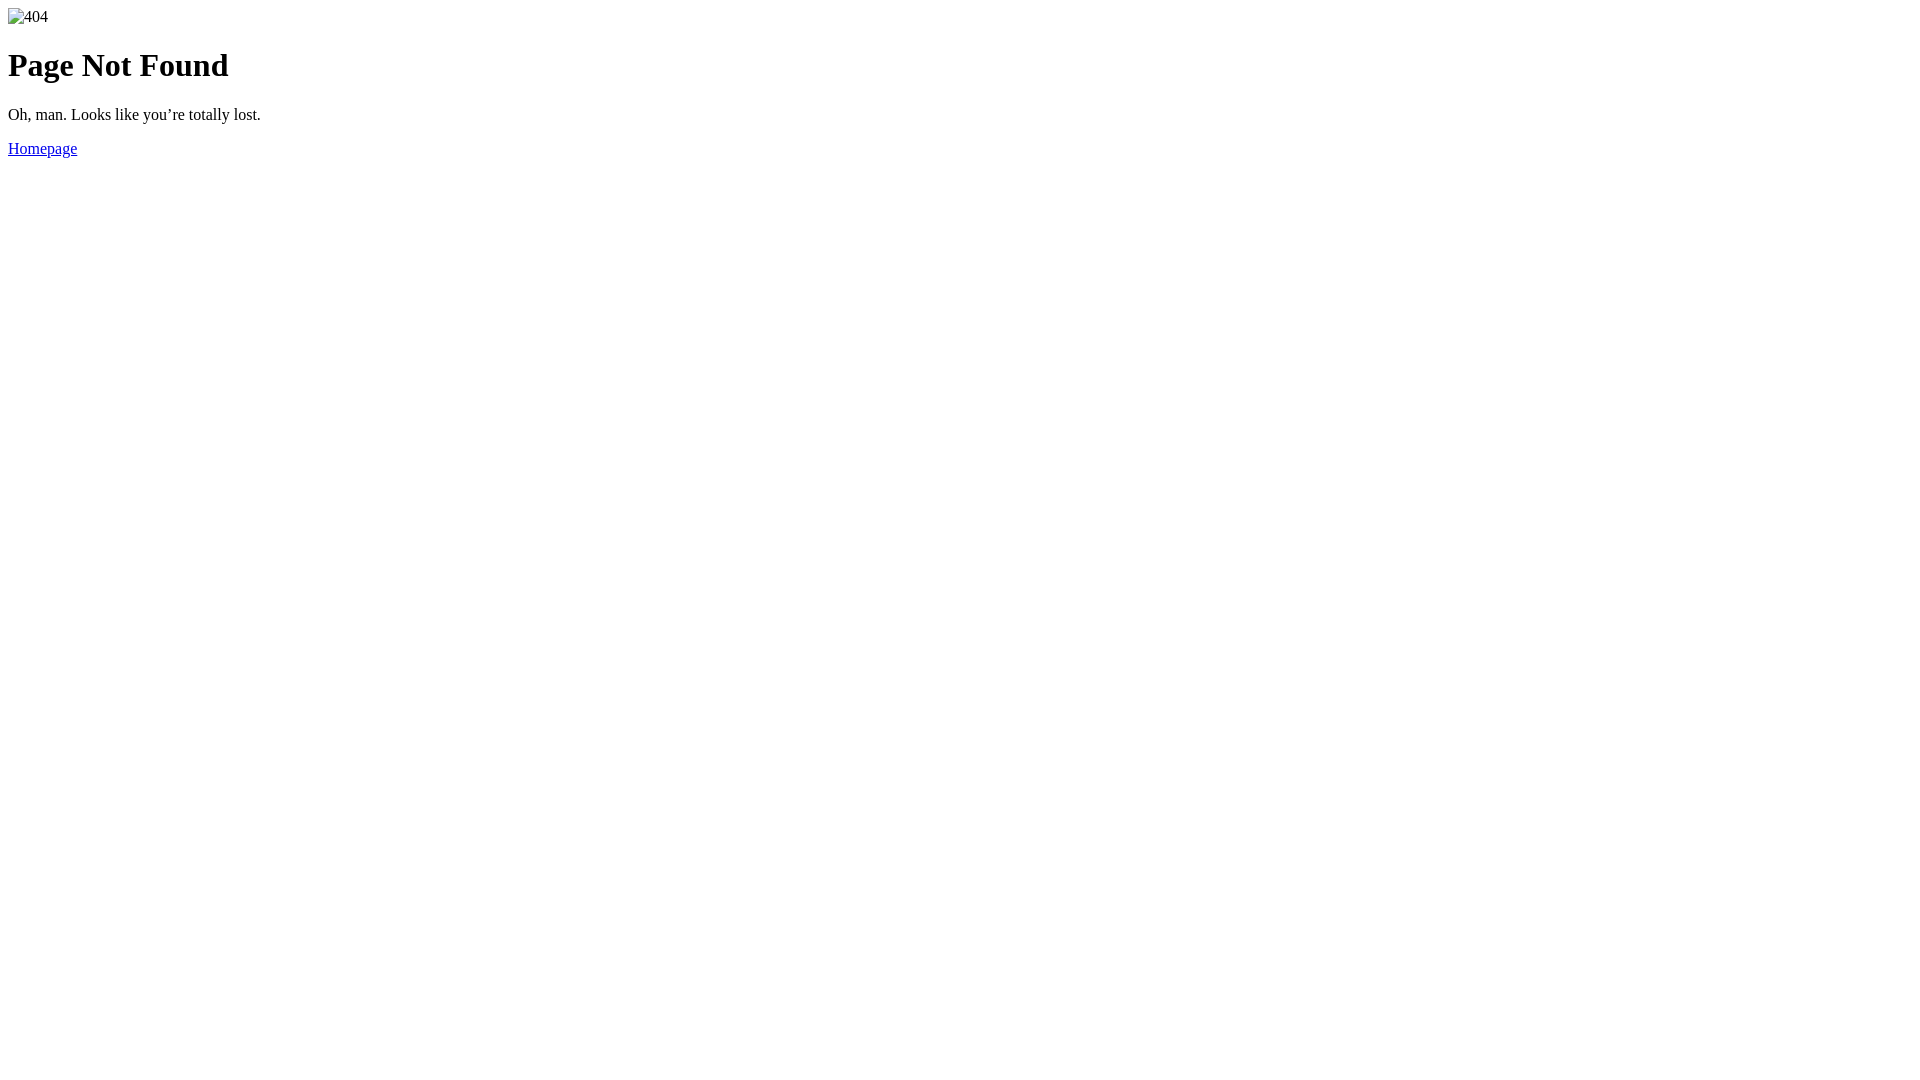 The width and height of the screenshot is (1920, 1080). Describe the element at coordinates (8, 147) in the screenshot. I see `'Homepage'` at that location.